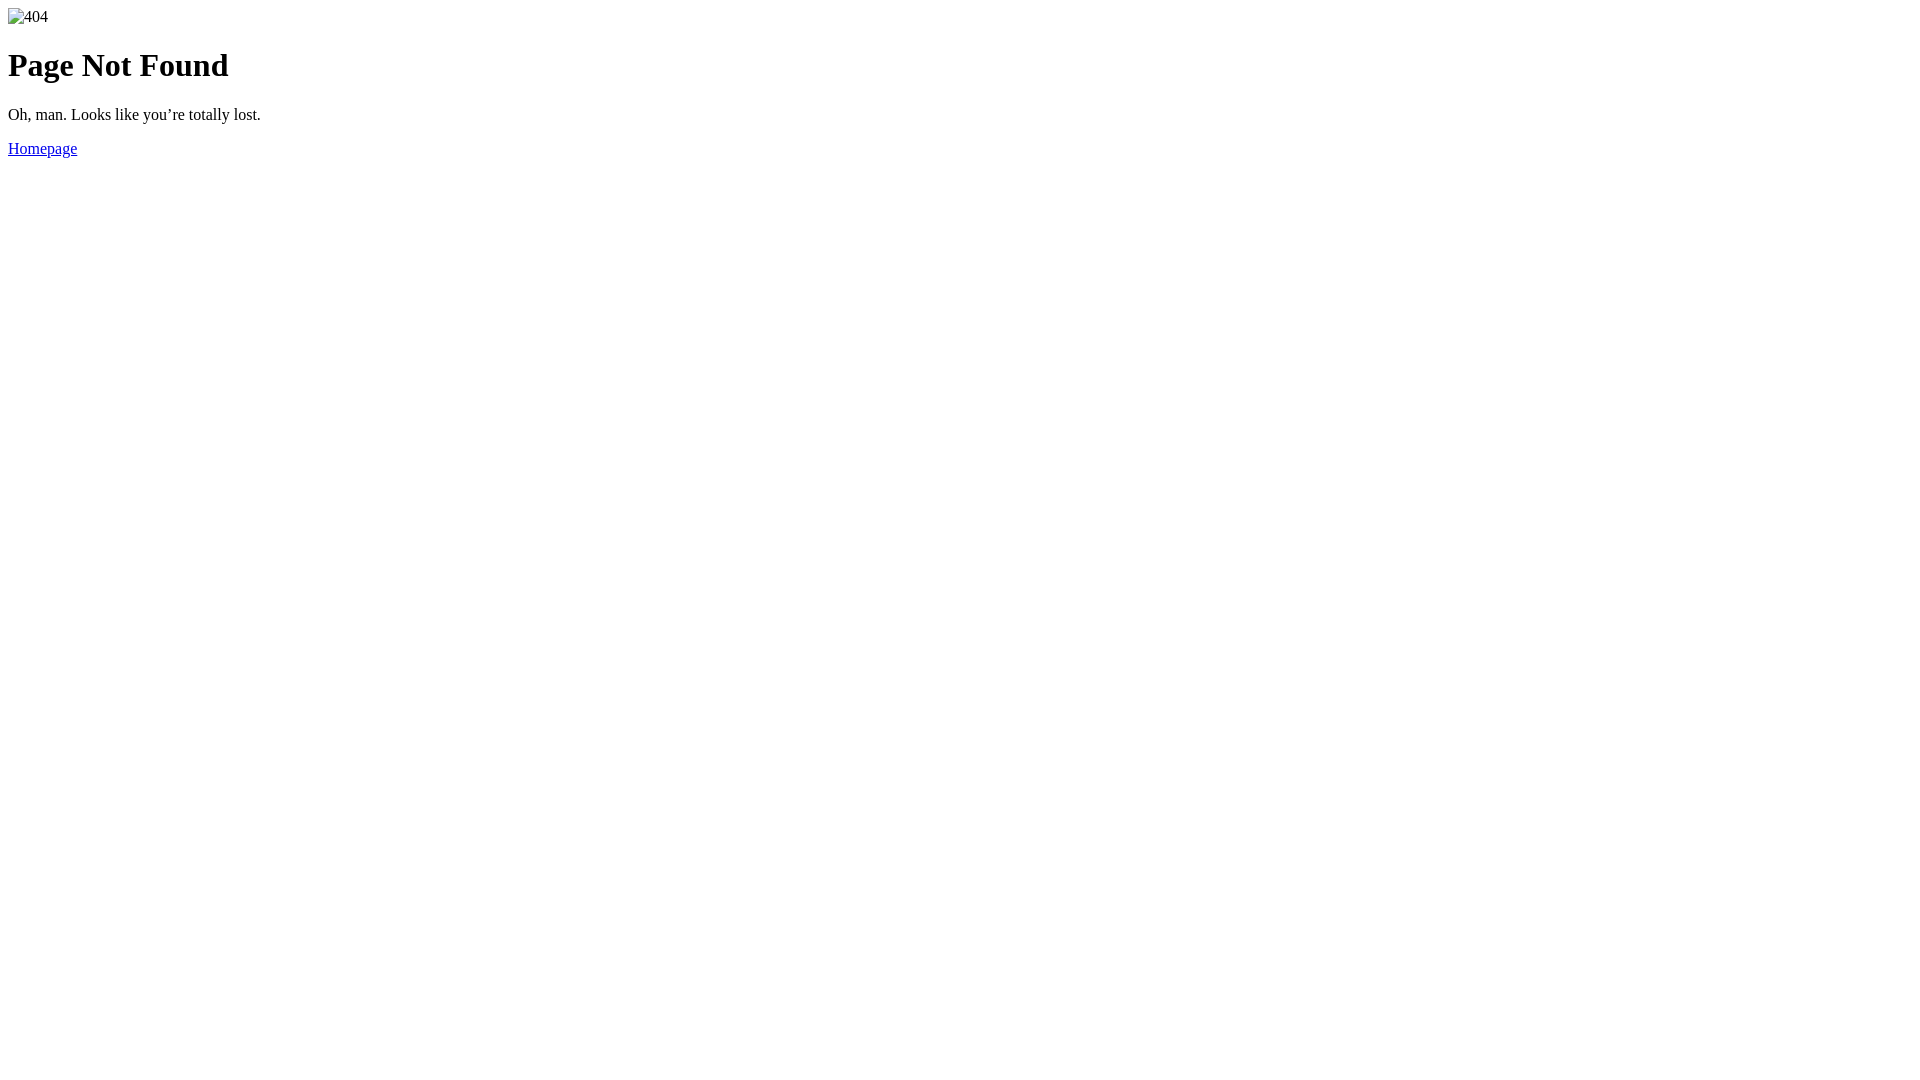 The width and height of the screenshot is (1920, 1080). Describe the element at coordinates (8, 147) in the screenshot. I see `'Homepage'` at that location.